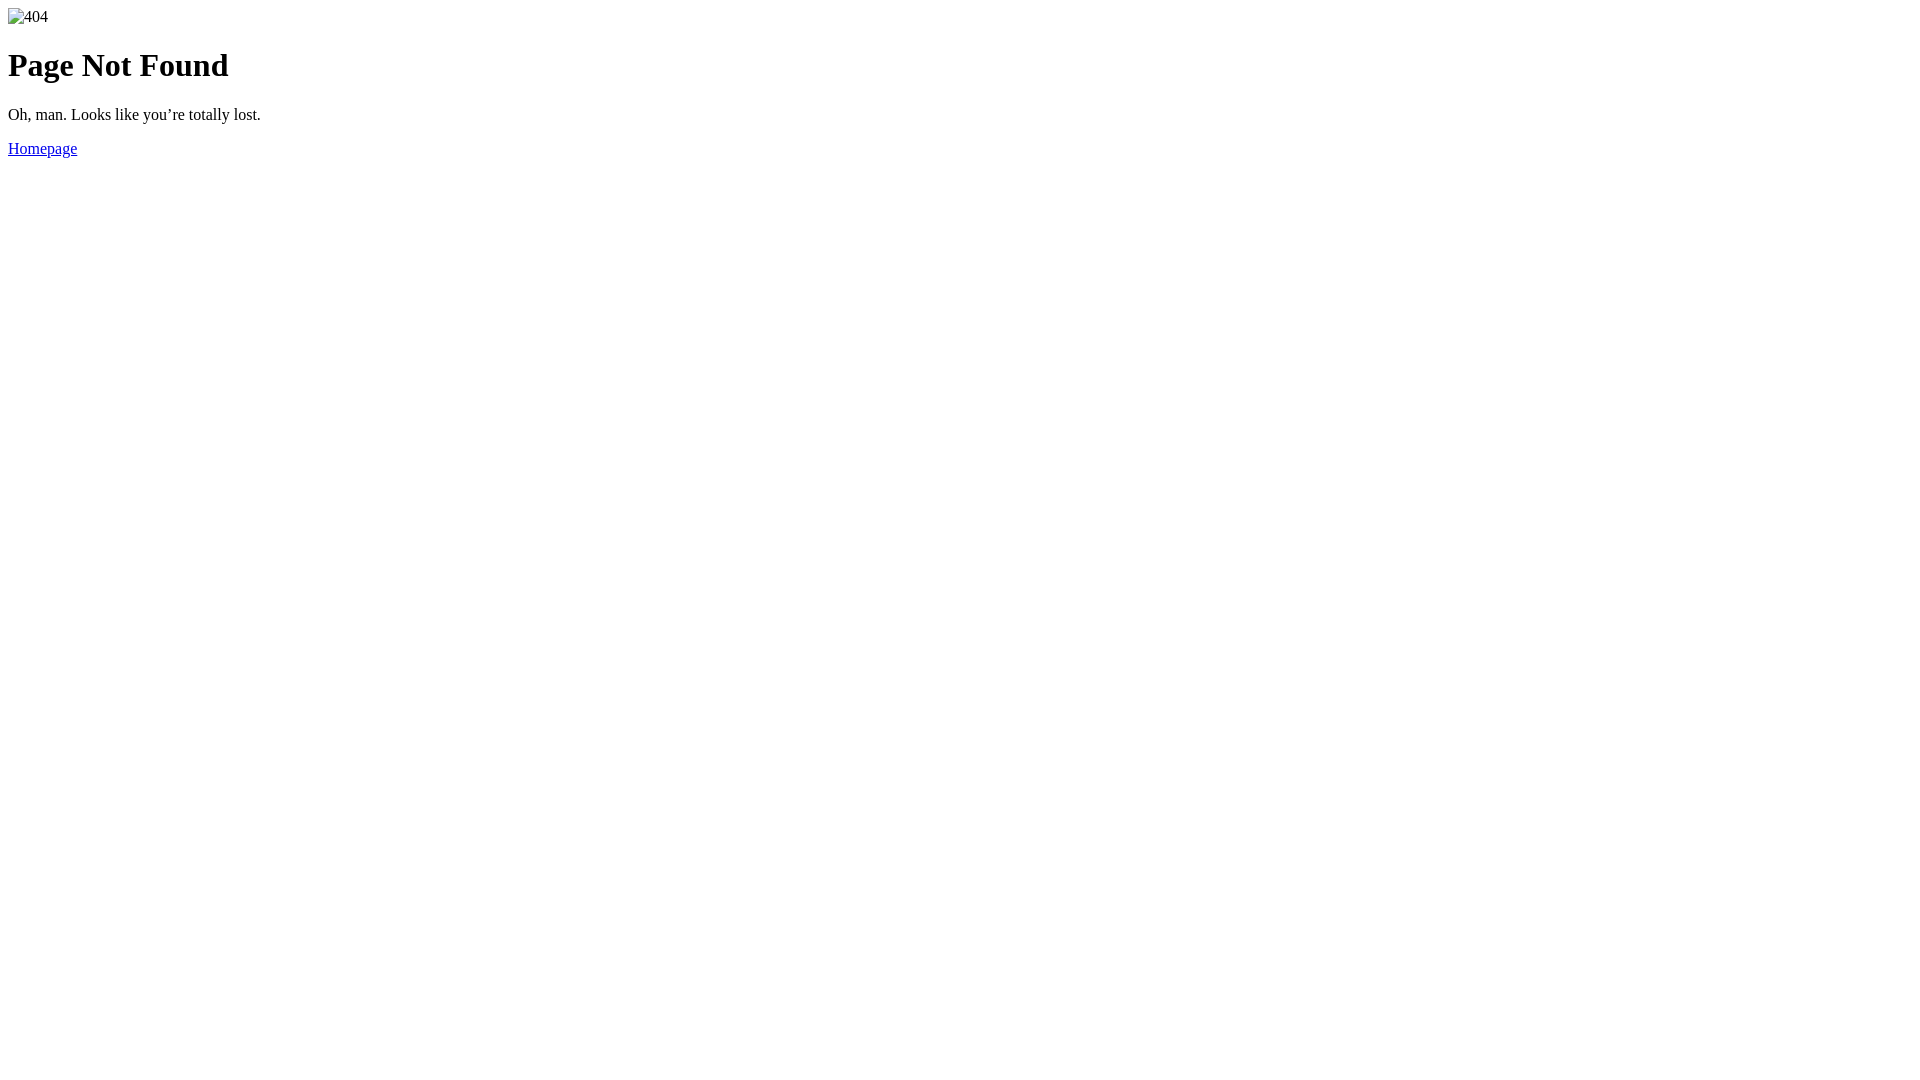 The width and height of the screenshot is (1920, 1080). Describe the element at coordinates (8, 147) in the screenshot. I see `'Homepage'` at that location.